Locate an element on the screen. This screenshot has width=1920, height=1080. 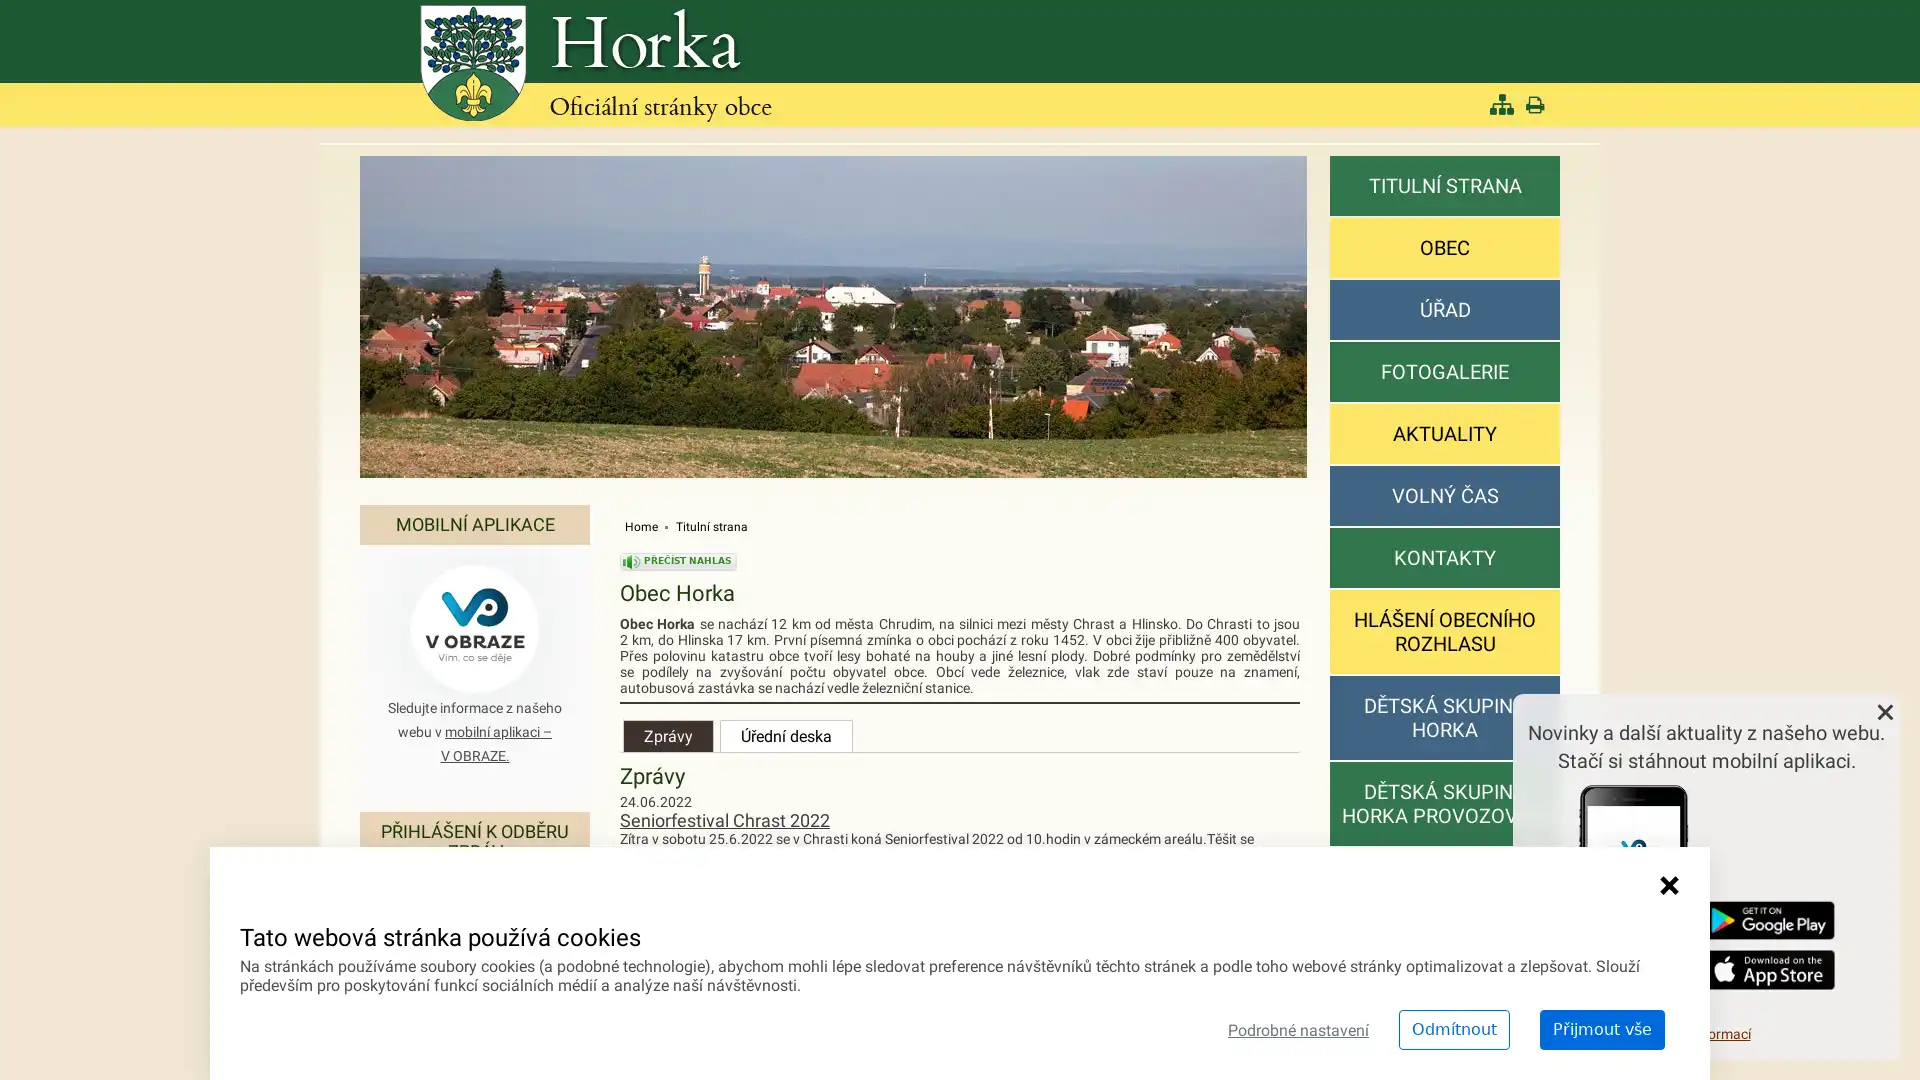
Odmitnout is located at coordinates (1454, 1029).